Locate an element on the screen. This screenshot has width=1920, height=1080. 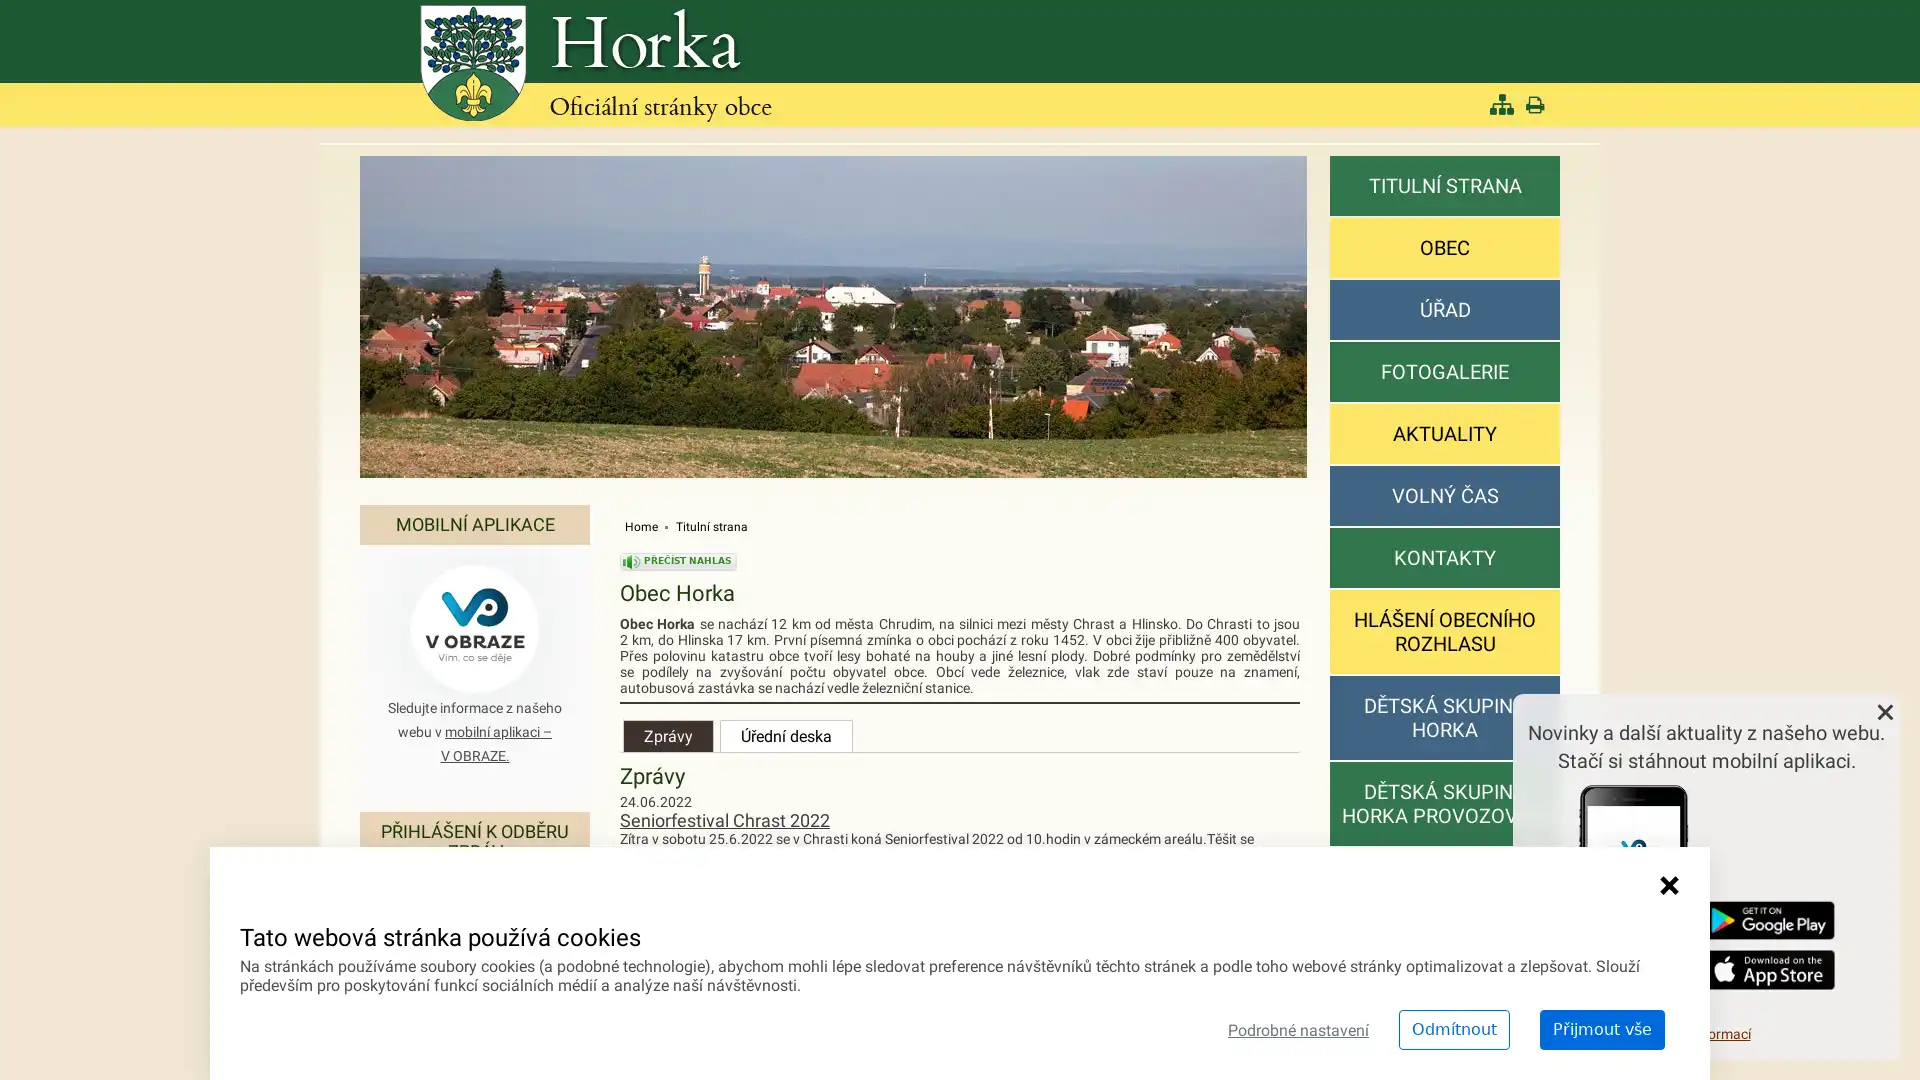
Odmitnout is located at coordinates (1454, 1029).